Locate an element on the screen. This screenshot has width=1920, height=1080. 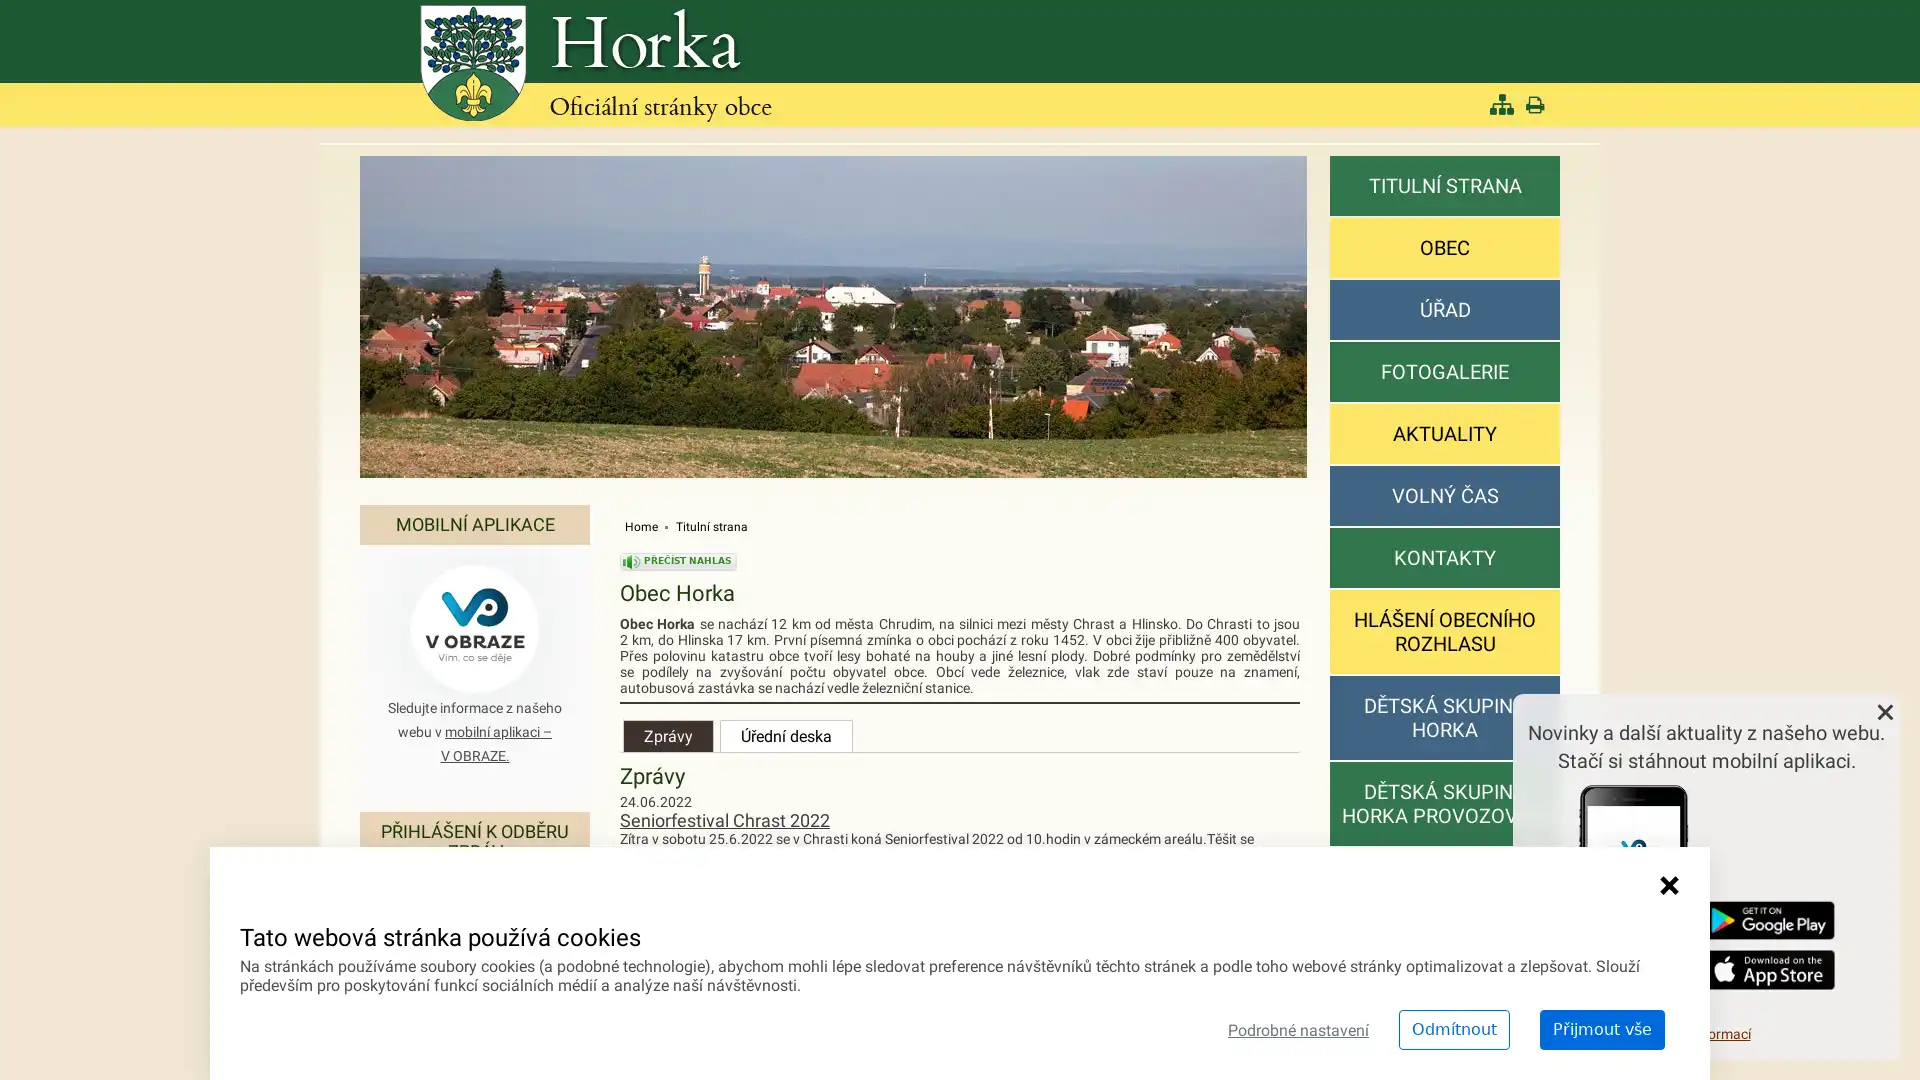
Odmitnout is located at coordinates (1454, 1029).